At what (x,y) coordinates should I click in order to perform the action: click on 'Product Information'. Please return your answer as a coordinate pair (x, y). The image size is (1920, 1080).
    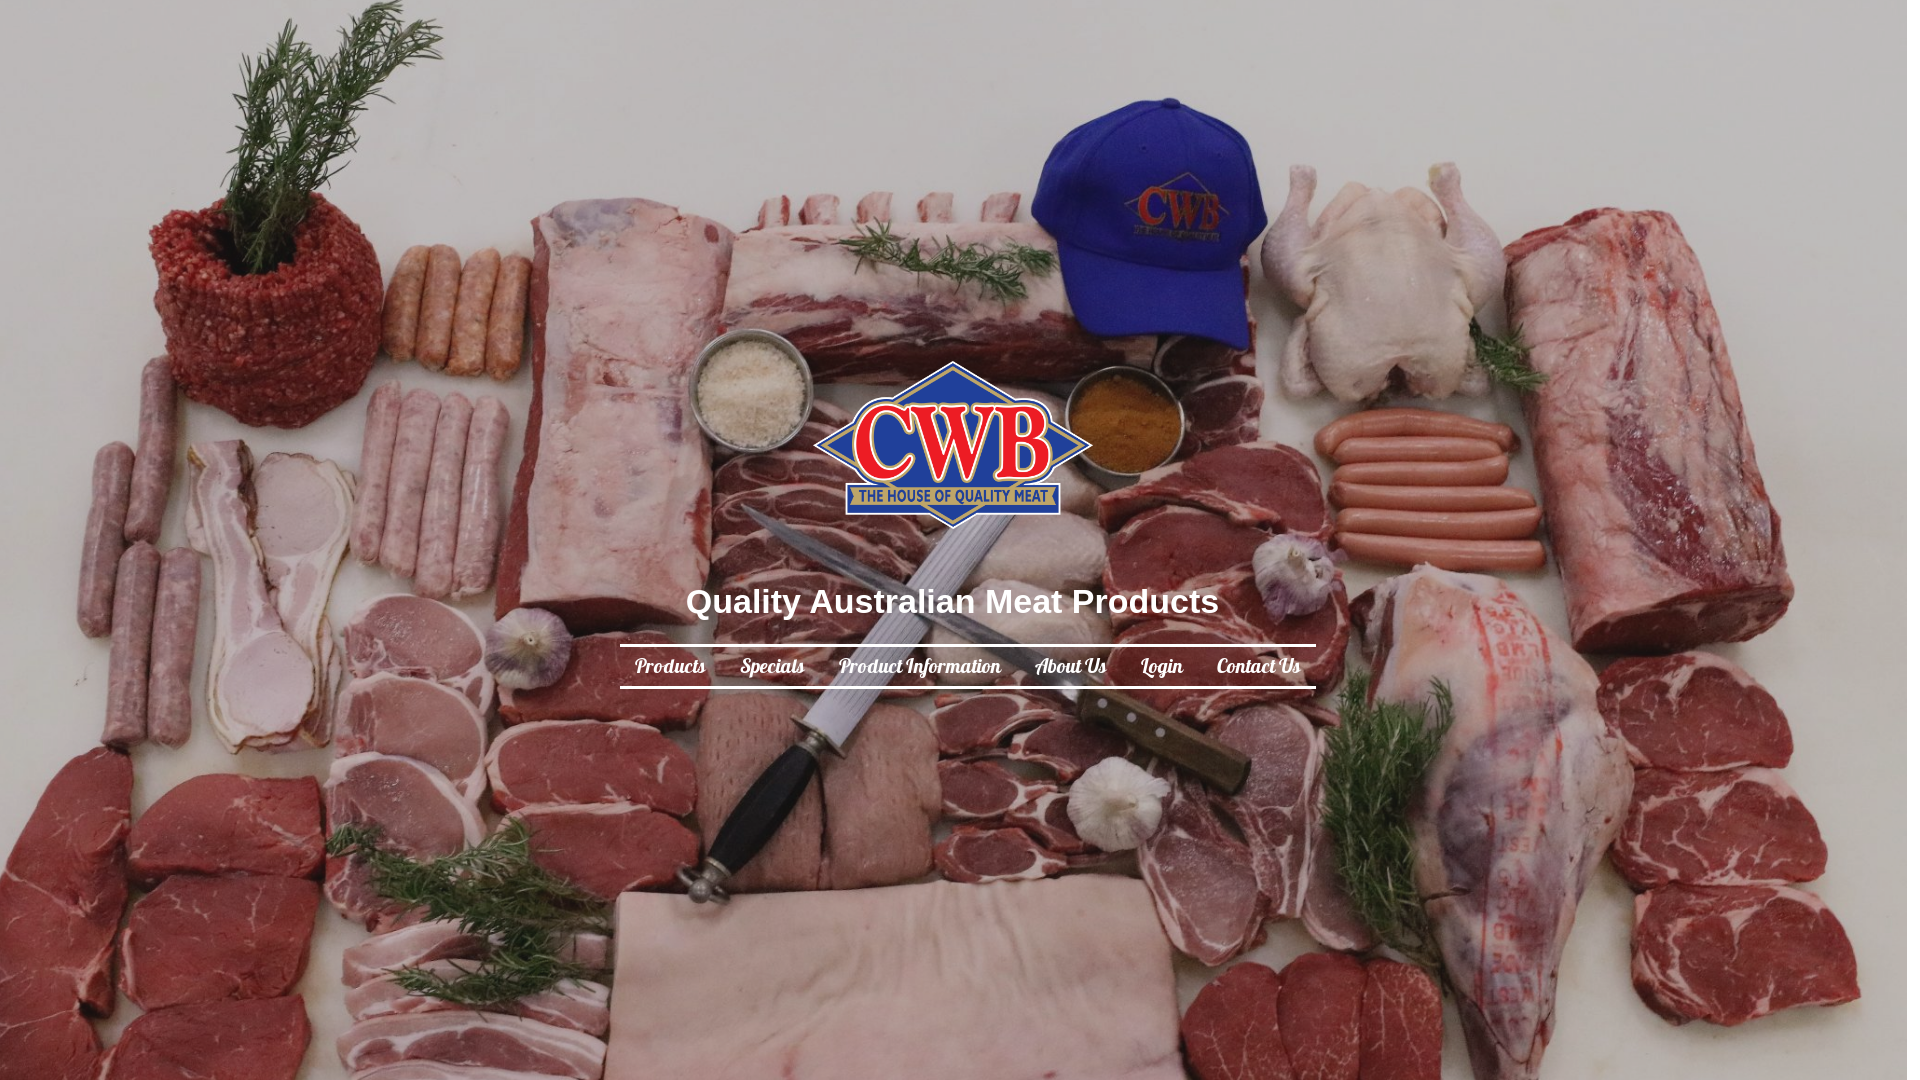
    Looking at the image, I should click on (917, 668).